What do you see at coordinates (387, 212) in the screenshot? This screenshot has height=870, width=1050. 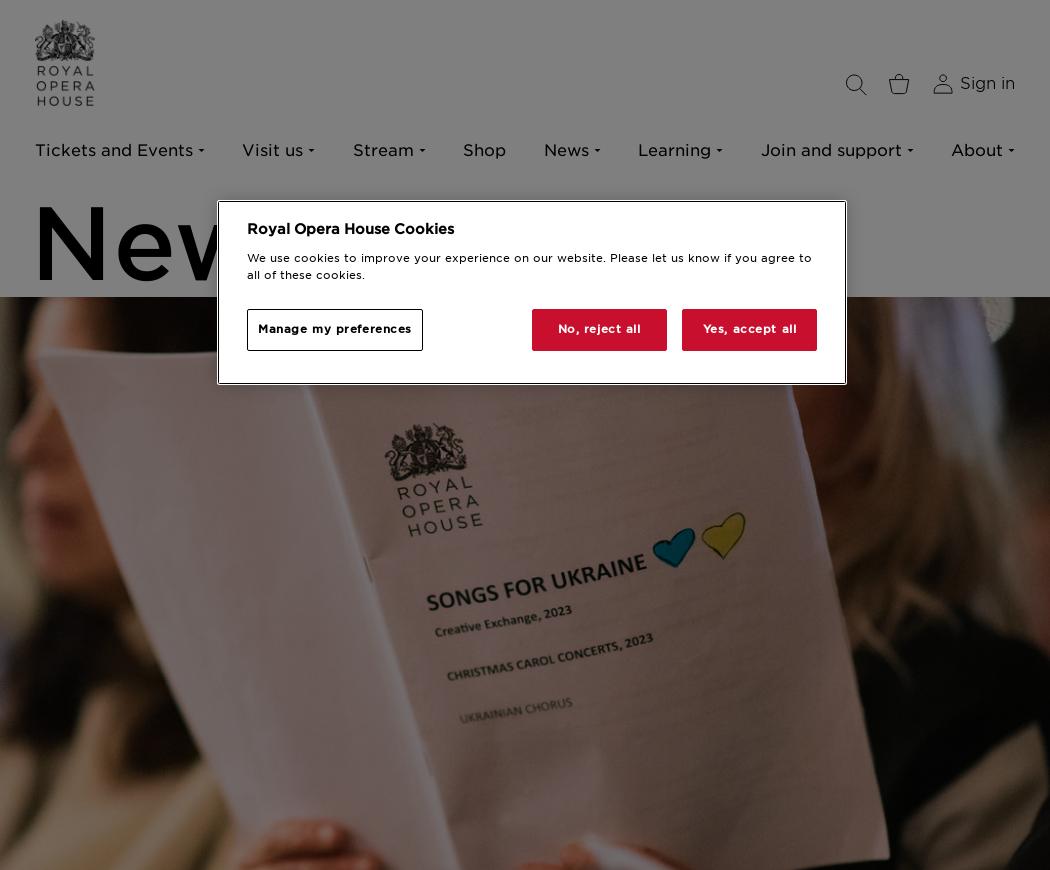 I see `'Become a member'` at bounding box center [387, 212].